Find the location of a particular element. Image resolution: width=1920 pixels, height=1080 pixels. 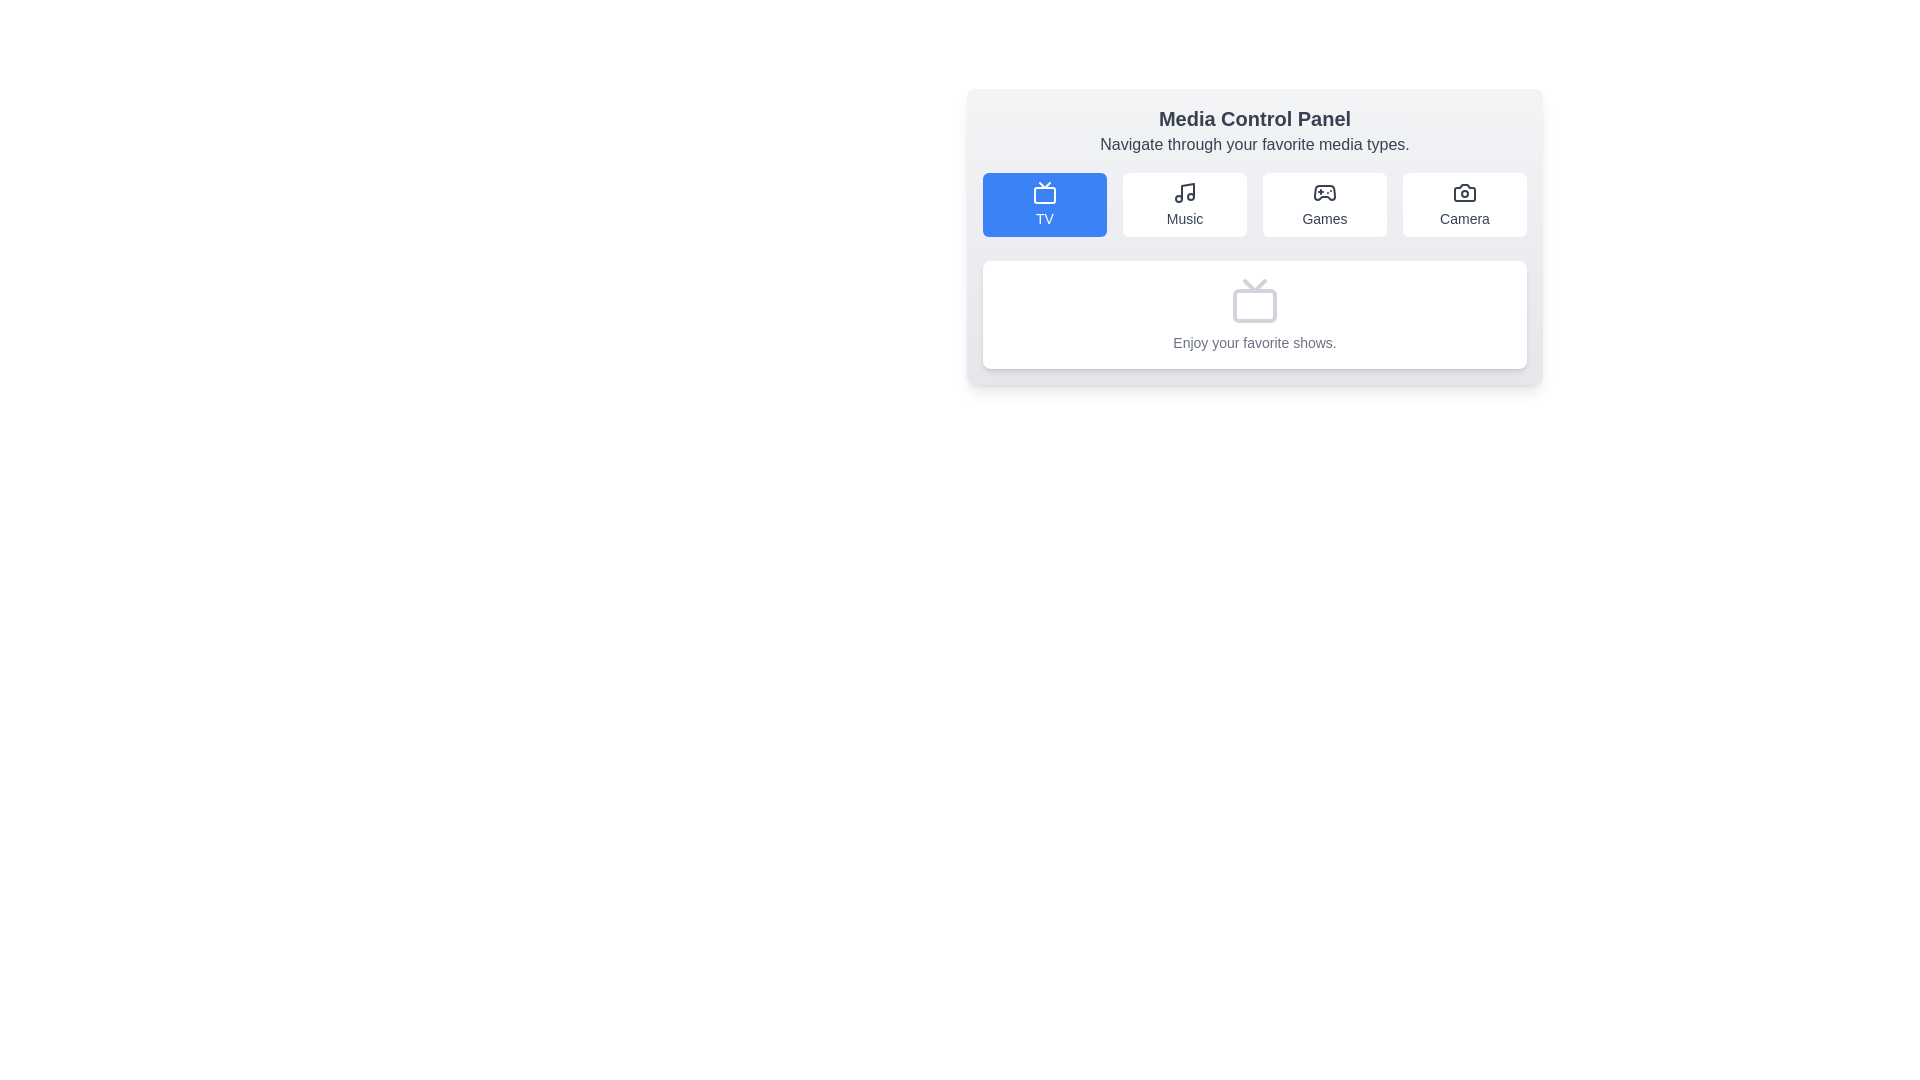

the blue button with rounded corners that contains a television icon and the text 'TV' is located at coordinates (1044, 204).